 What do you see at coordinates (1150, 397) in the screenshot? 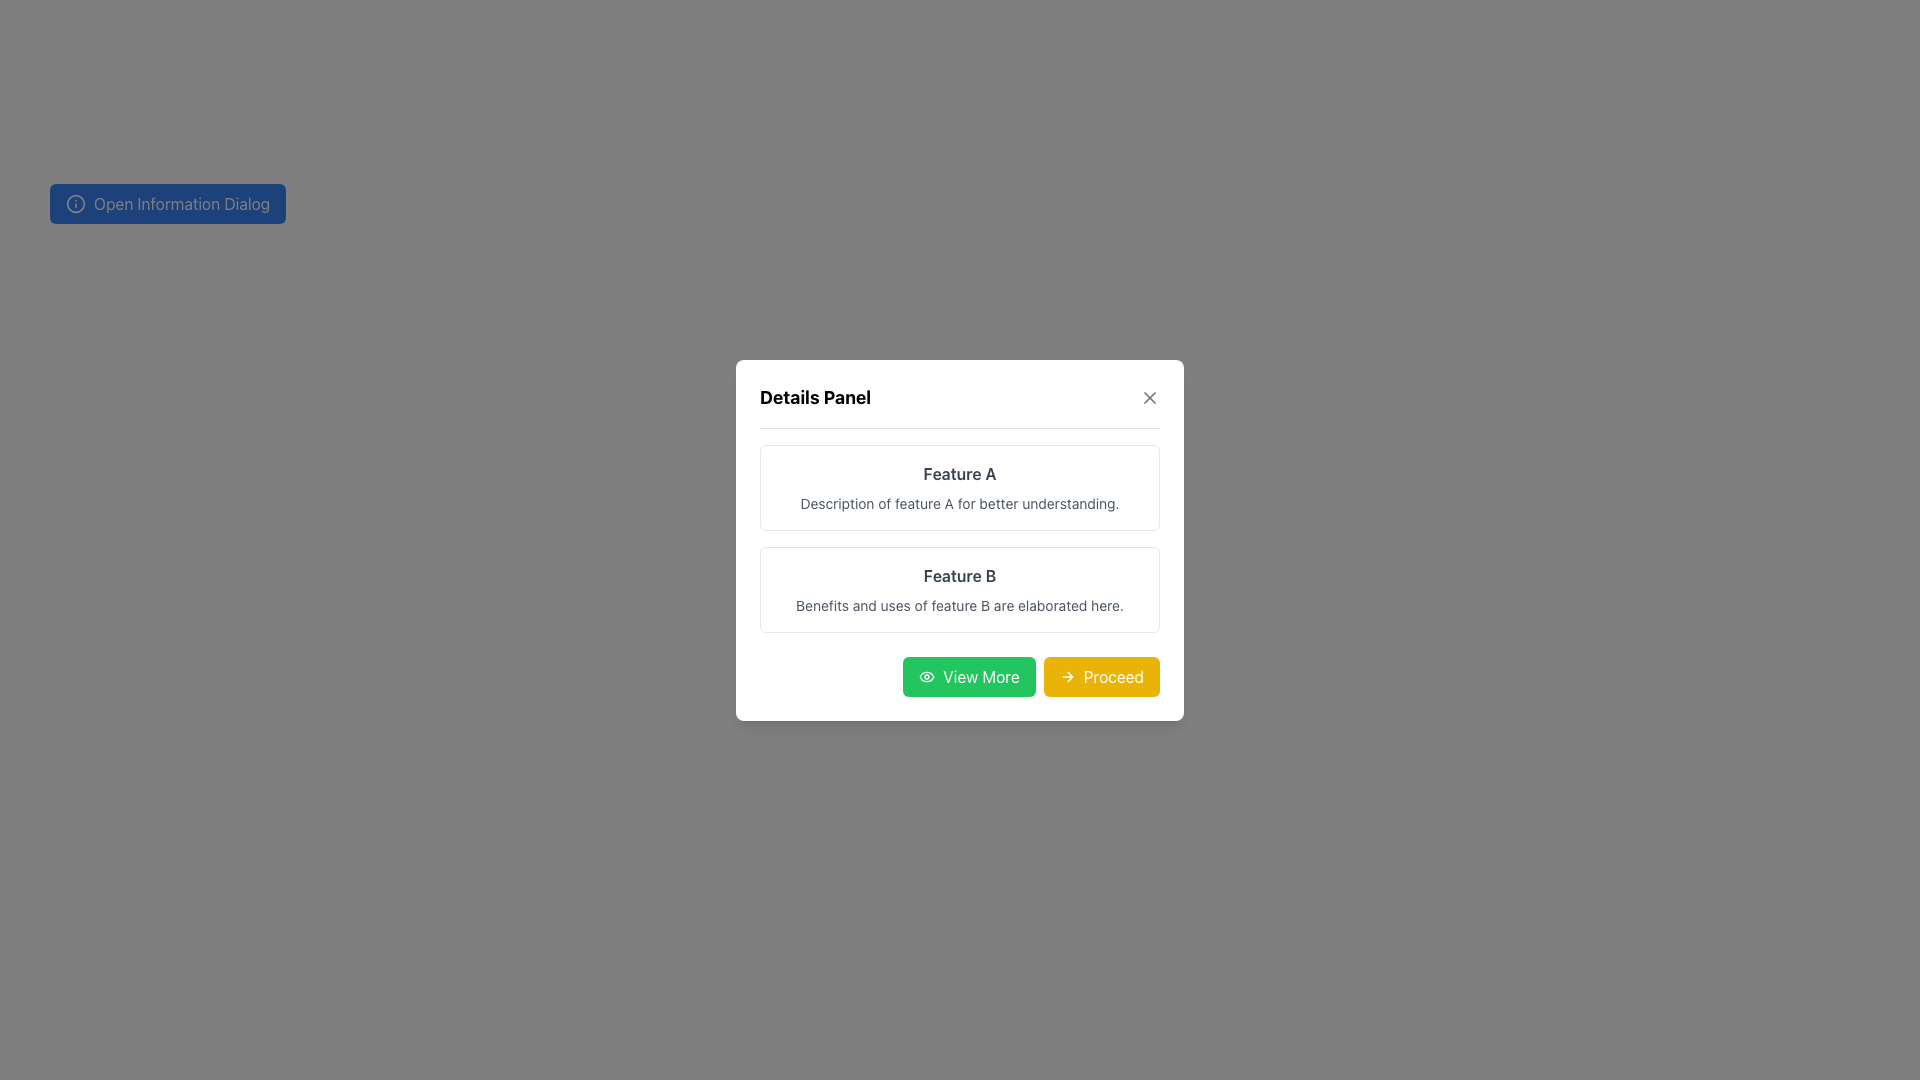
I see `the 'X' icon located in the upper-right corner of the 'Details Panel' modal` at bounding box center [1150, 397].